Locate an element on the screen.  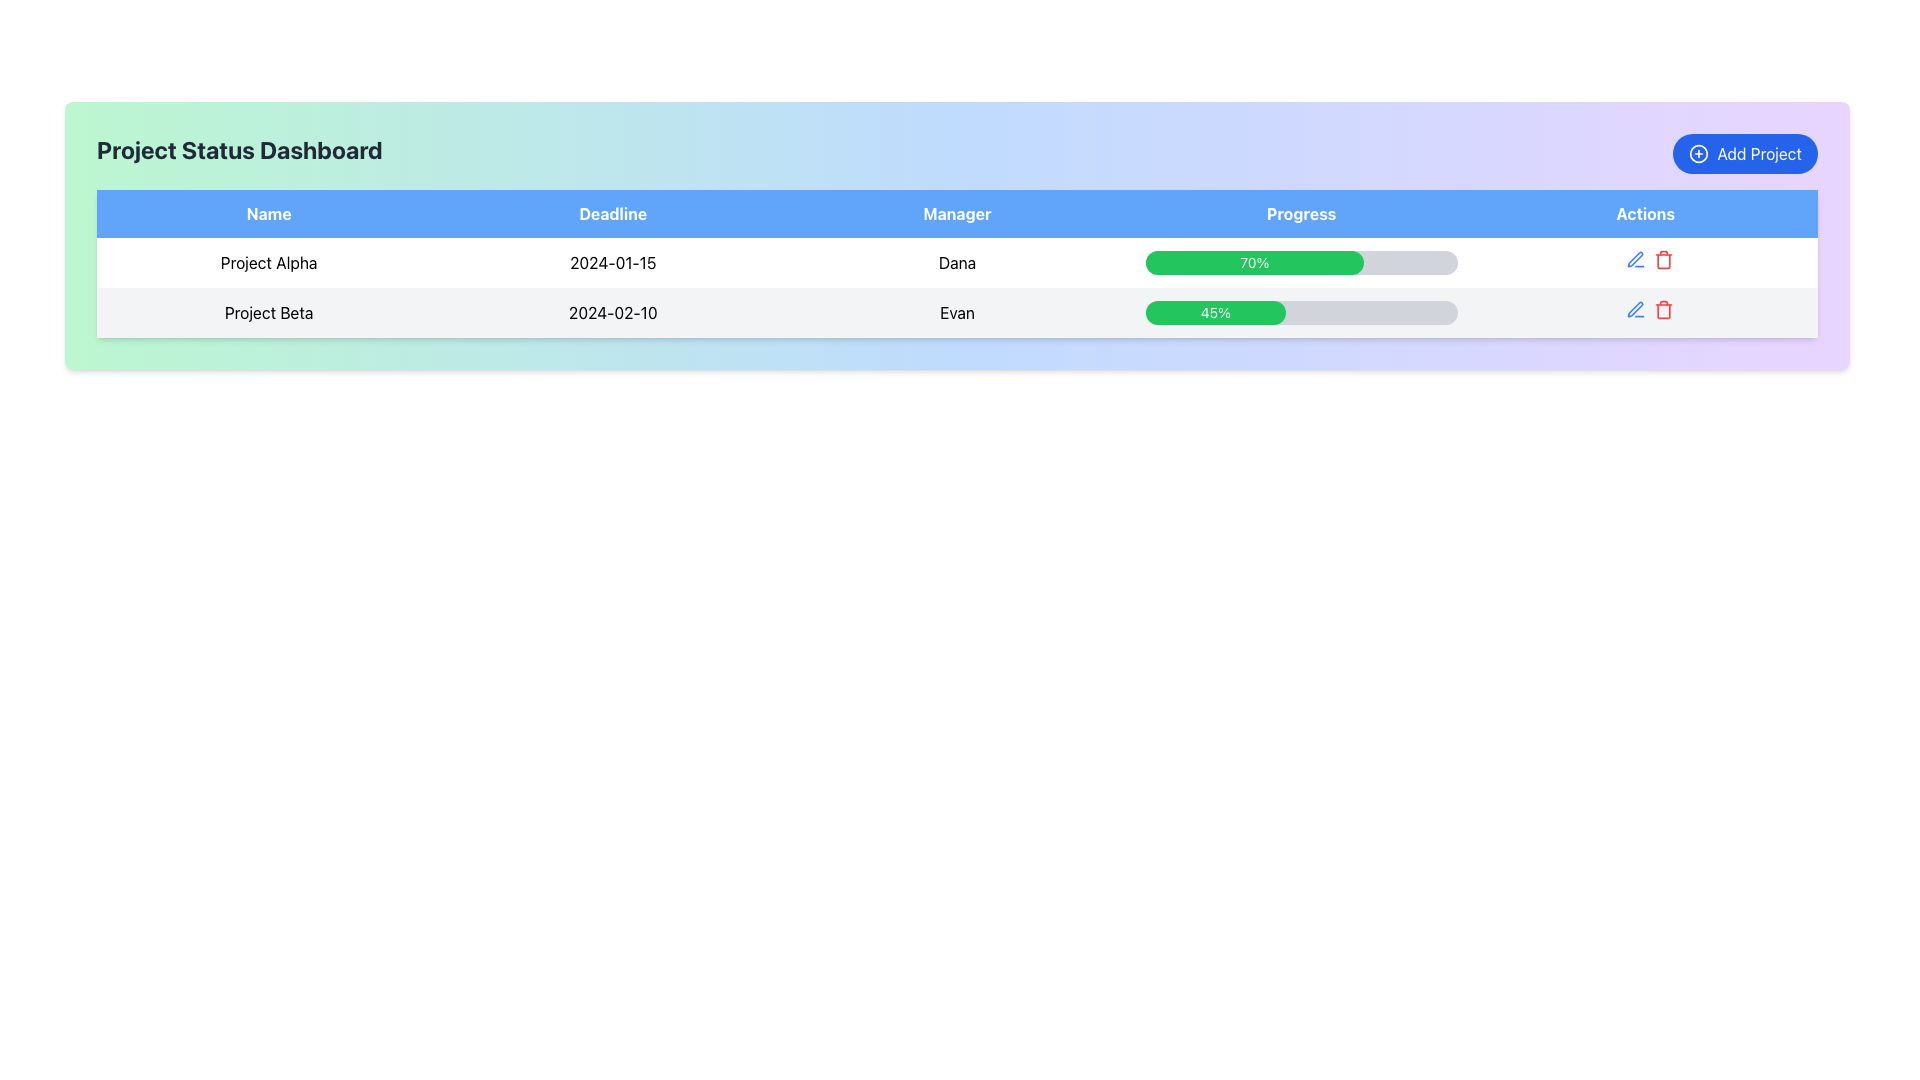
the Header Row of the Project Status Dashboard, which is a horizontal bar with a blue background and white text, containing sections labeled 'Name', 'Deadline', 'Manager', 'Progress', and 'Actions' is located at coordinates (956, 213).